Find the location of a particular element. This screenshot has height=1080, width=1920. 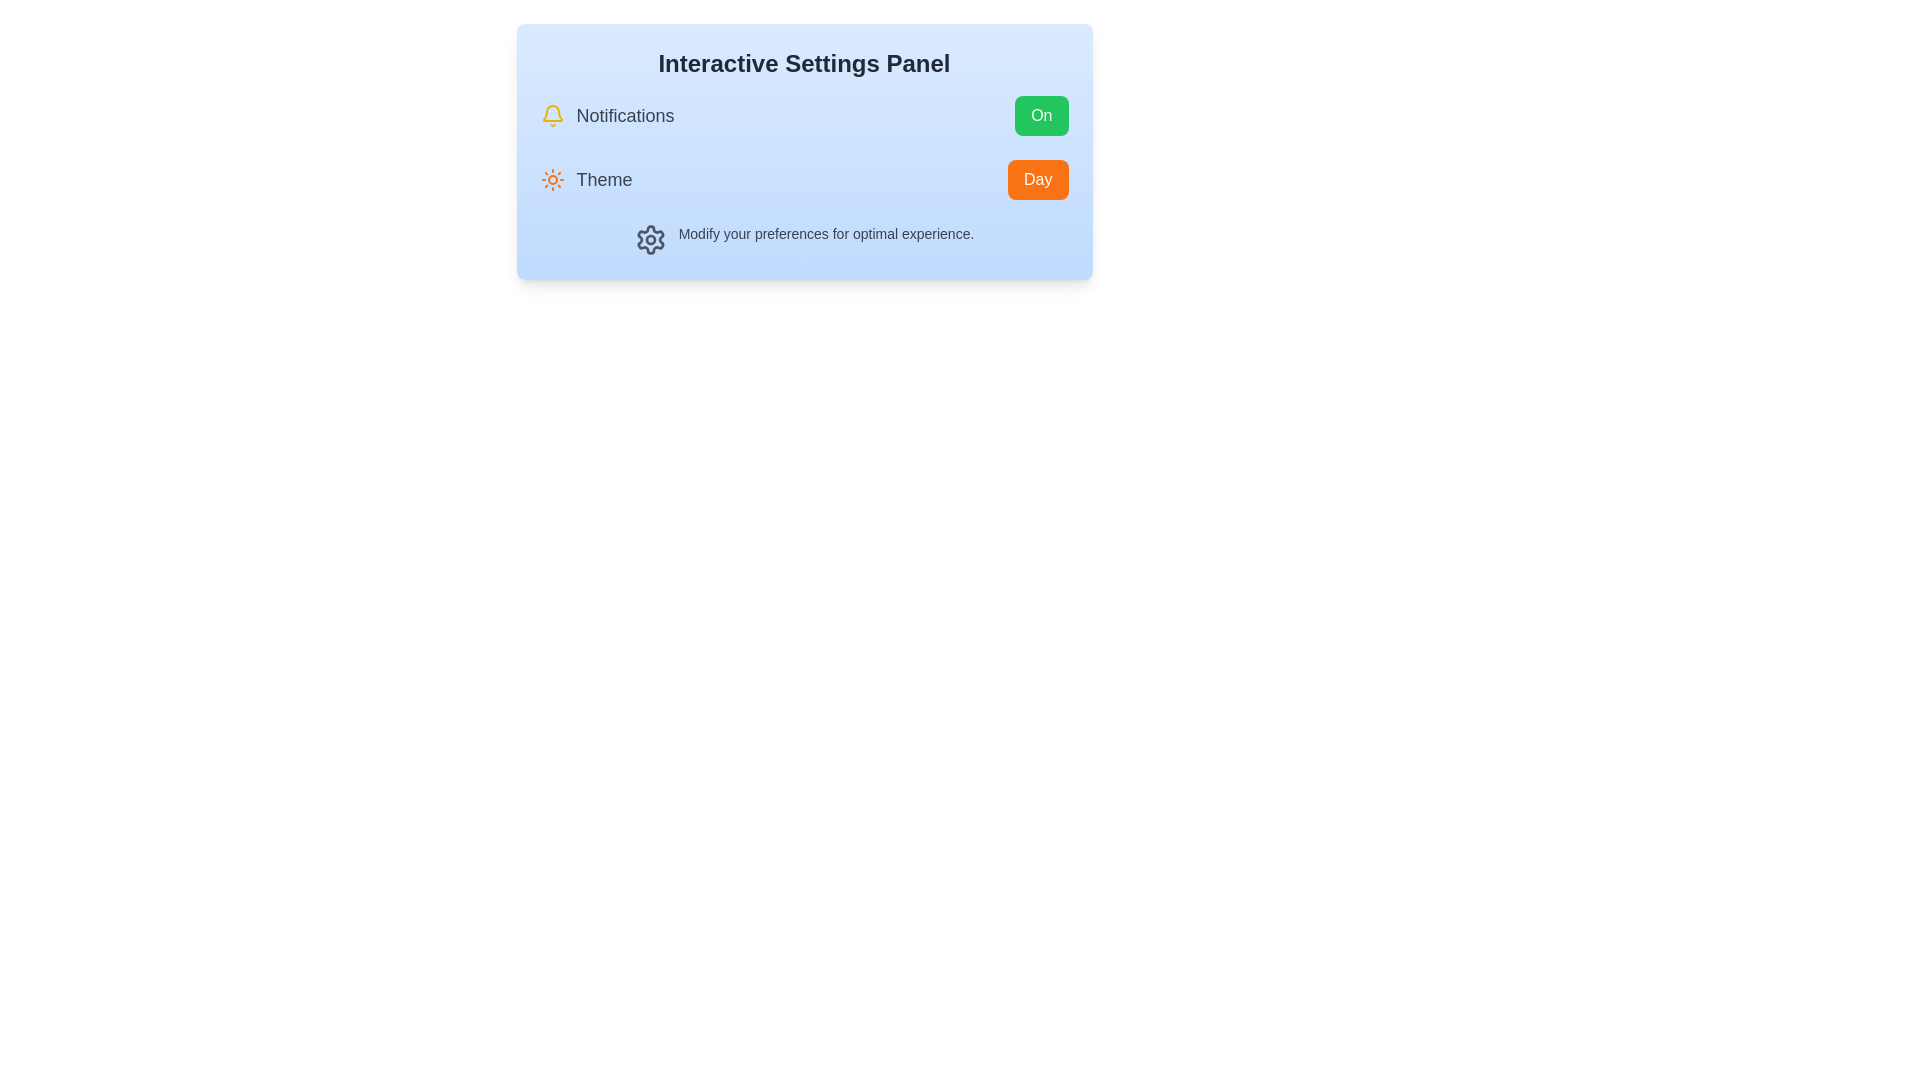

the grayish gear-shaped icon representing settings within the interactive settings panel, located below the 'Theme' section is located at coordinates (650, 238).